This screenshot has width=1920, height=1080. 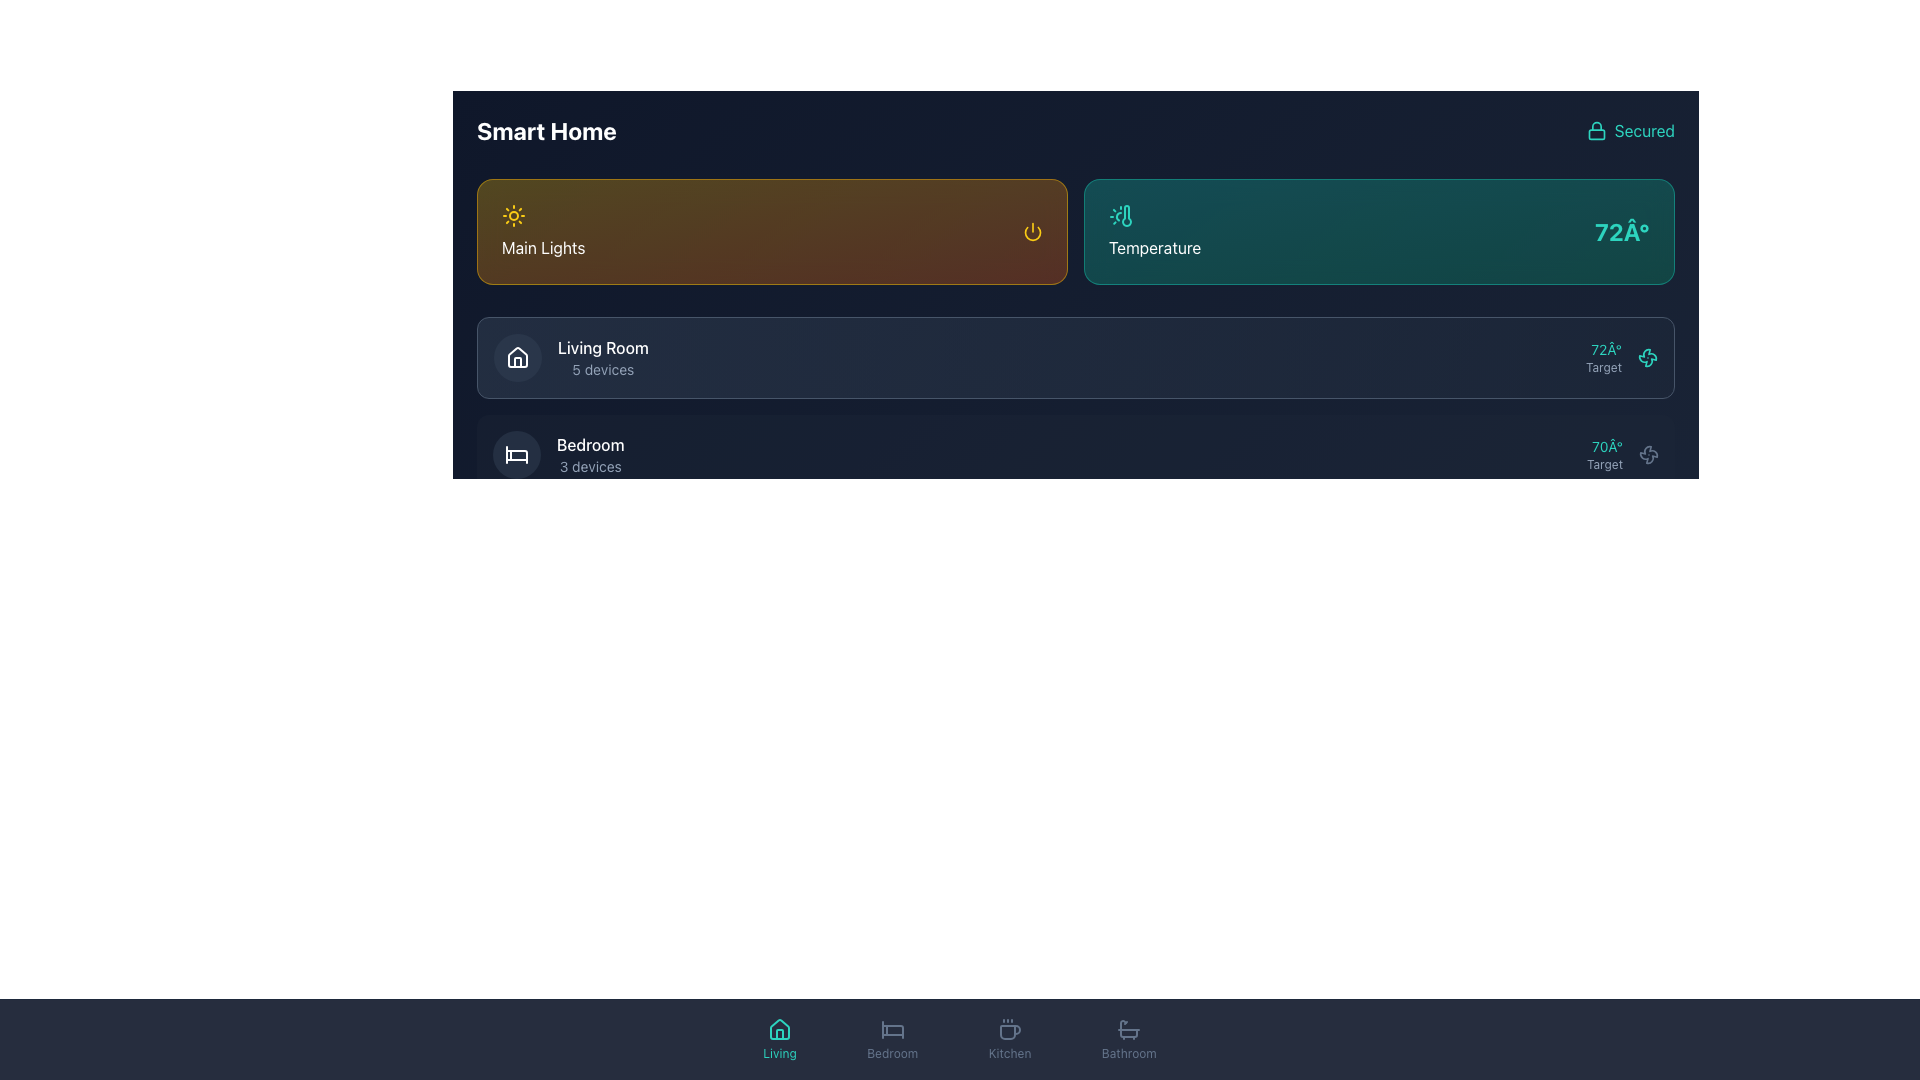 What do you see at coordinates (1129, 1029) in the screenshot?
I see `the 'Bathroom' icon in the bottom navigation bar` at bounding box center [1129, 1029].